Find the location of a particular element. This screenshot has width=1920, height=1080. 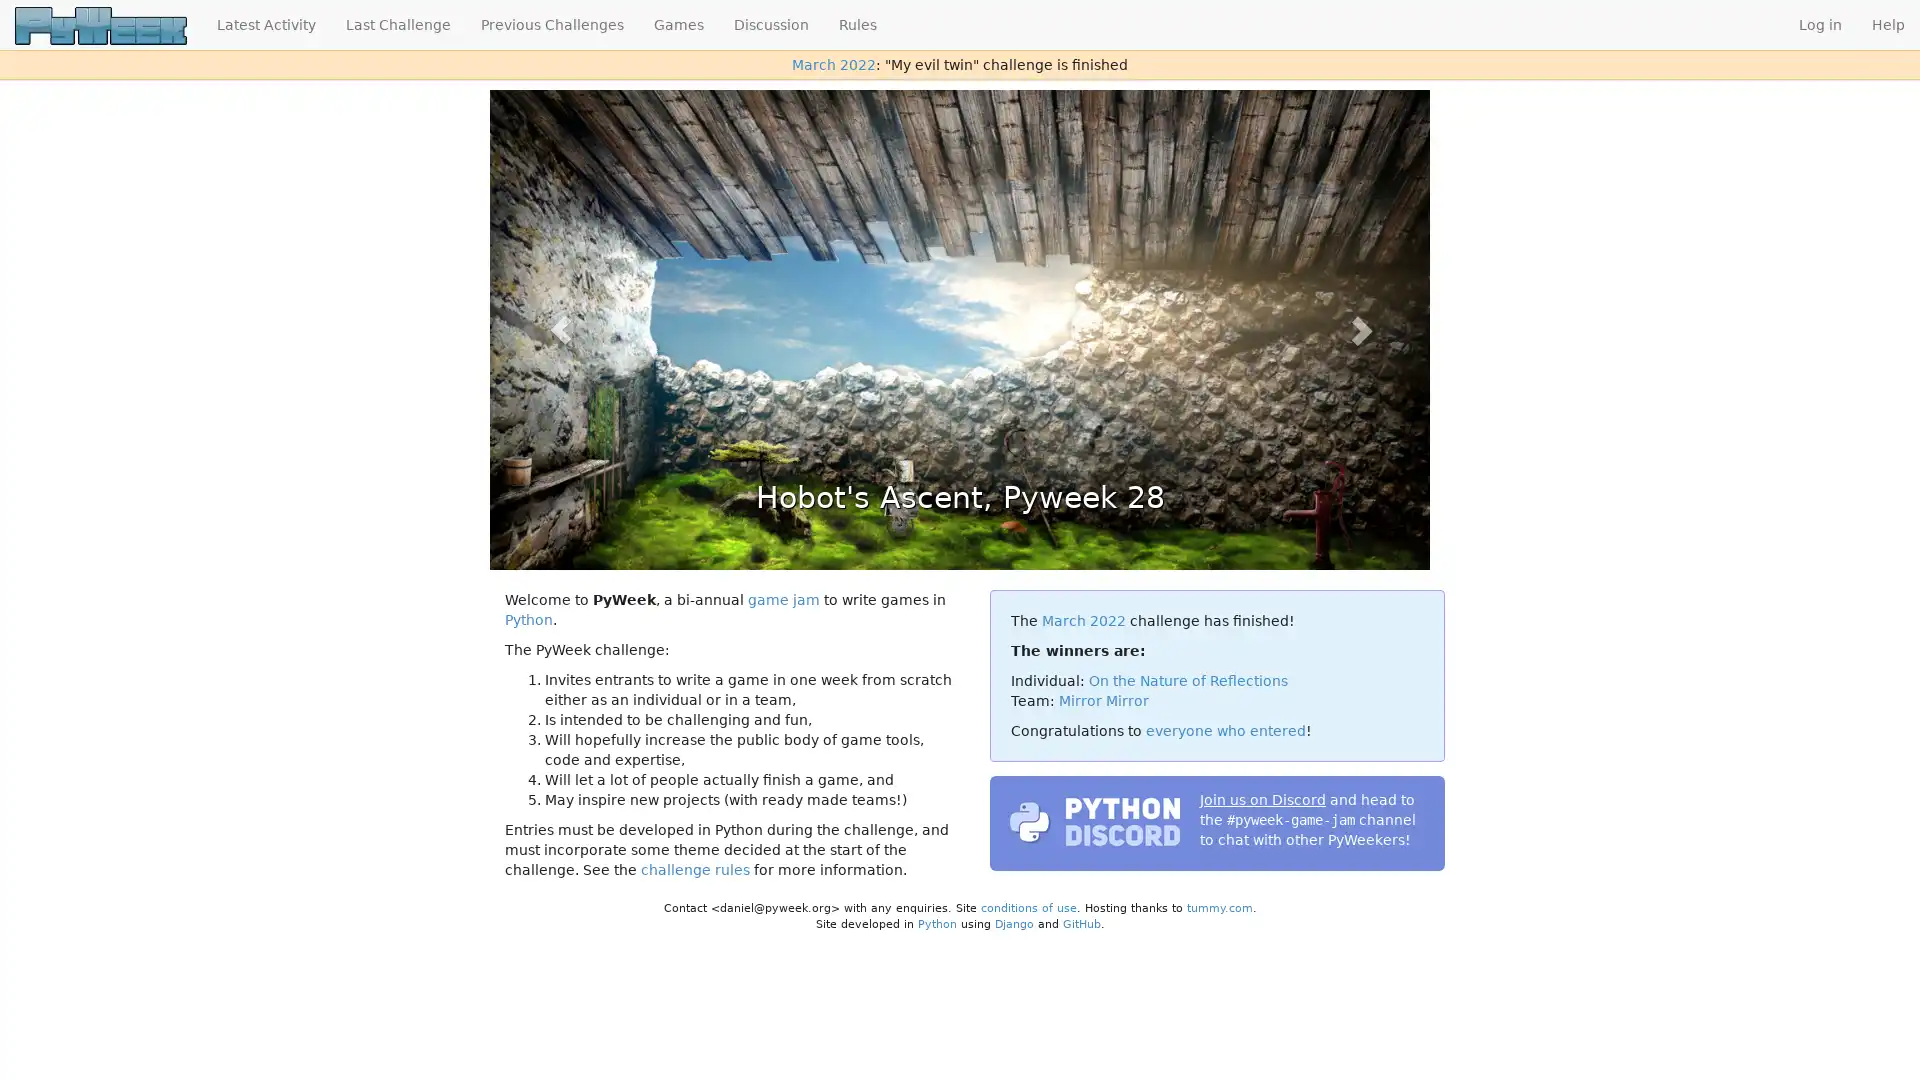

Previous is located at coordinates (560, 329).